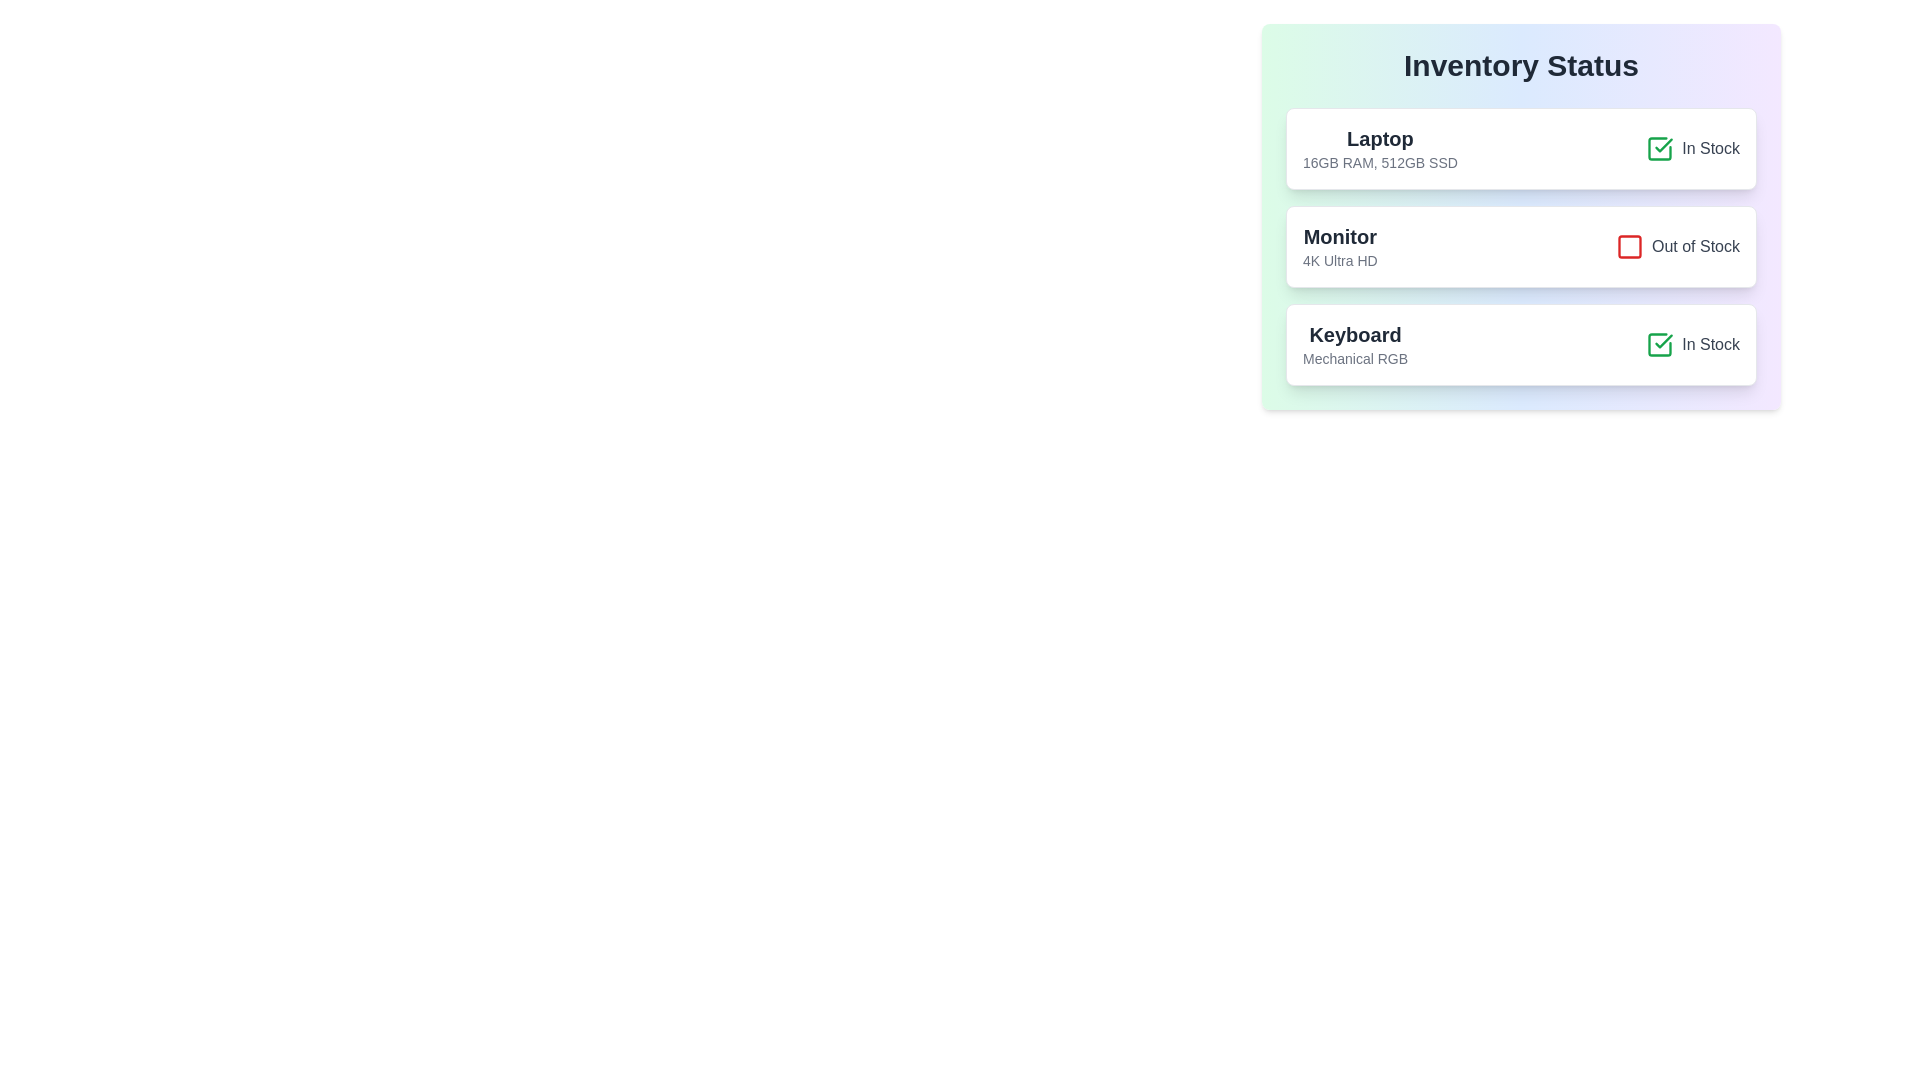 This screenshot has height=1080, width=1920. What do you see at coordinates (1340, 260) in the screenshot?
I see `the text label providing details about the 'Monitor' product, which specifies '4K Ultra HD' and is located under the 'Monitor' text in the second card of a vertical stack` at bounding box center [1340, 260].